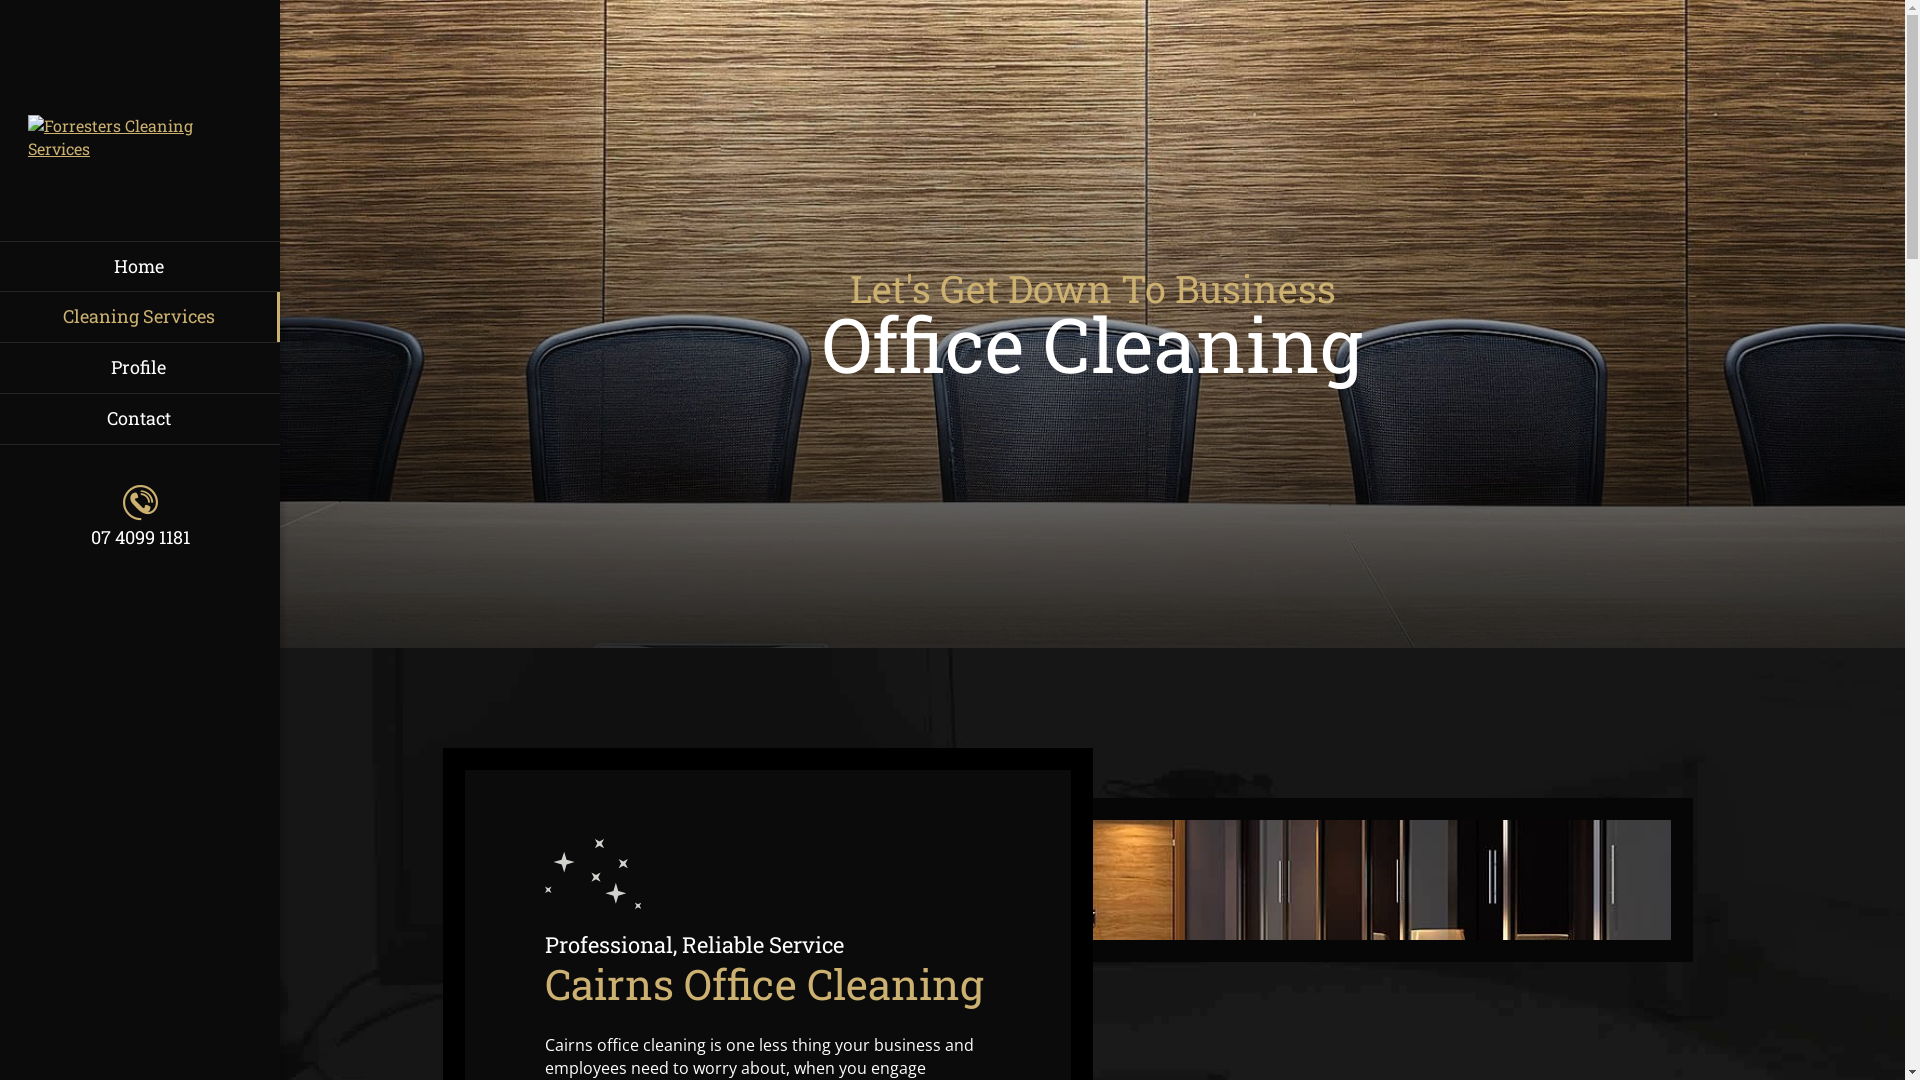  I want to click on 'Contact', so click(138, 418).